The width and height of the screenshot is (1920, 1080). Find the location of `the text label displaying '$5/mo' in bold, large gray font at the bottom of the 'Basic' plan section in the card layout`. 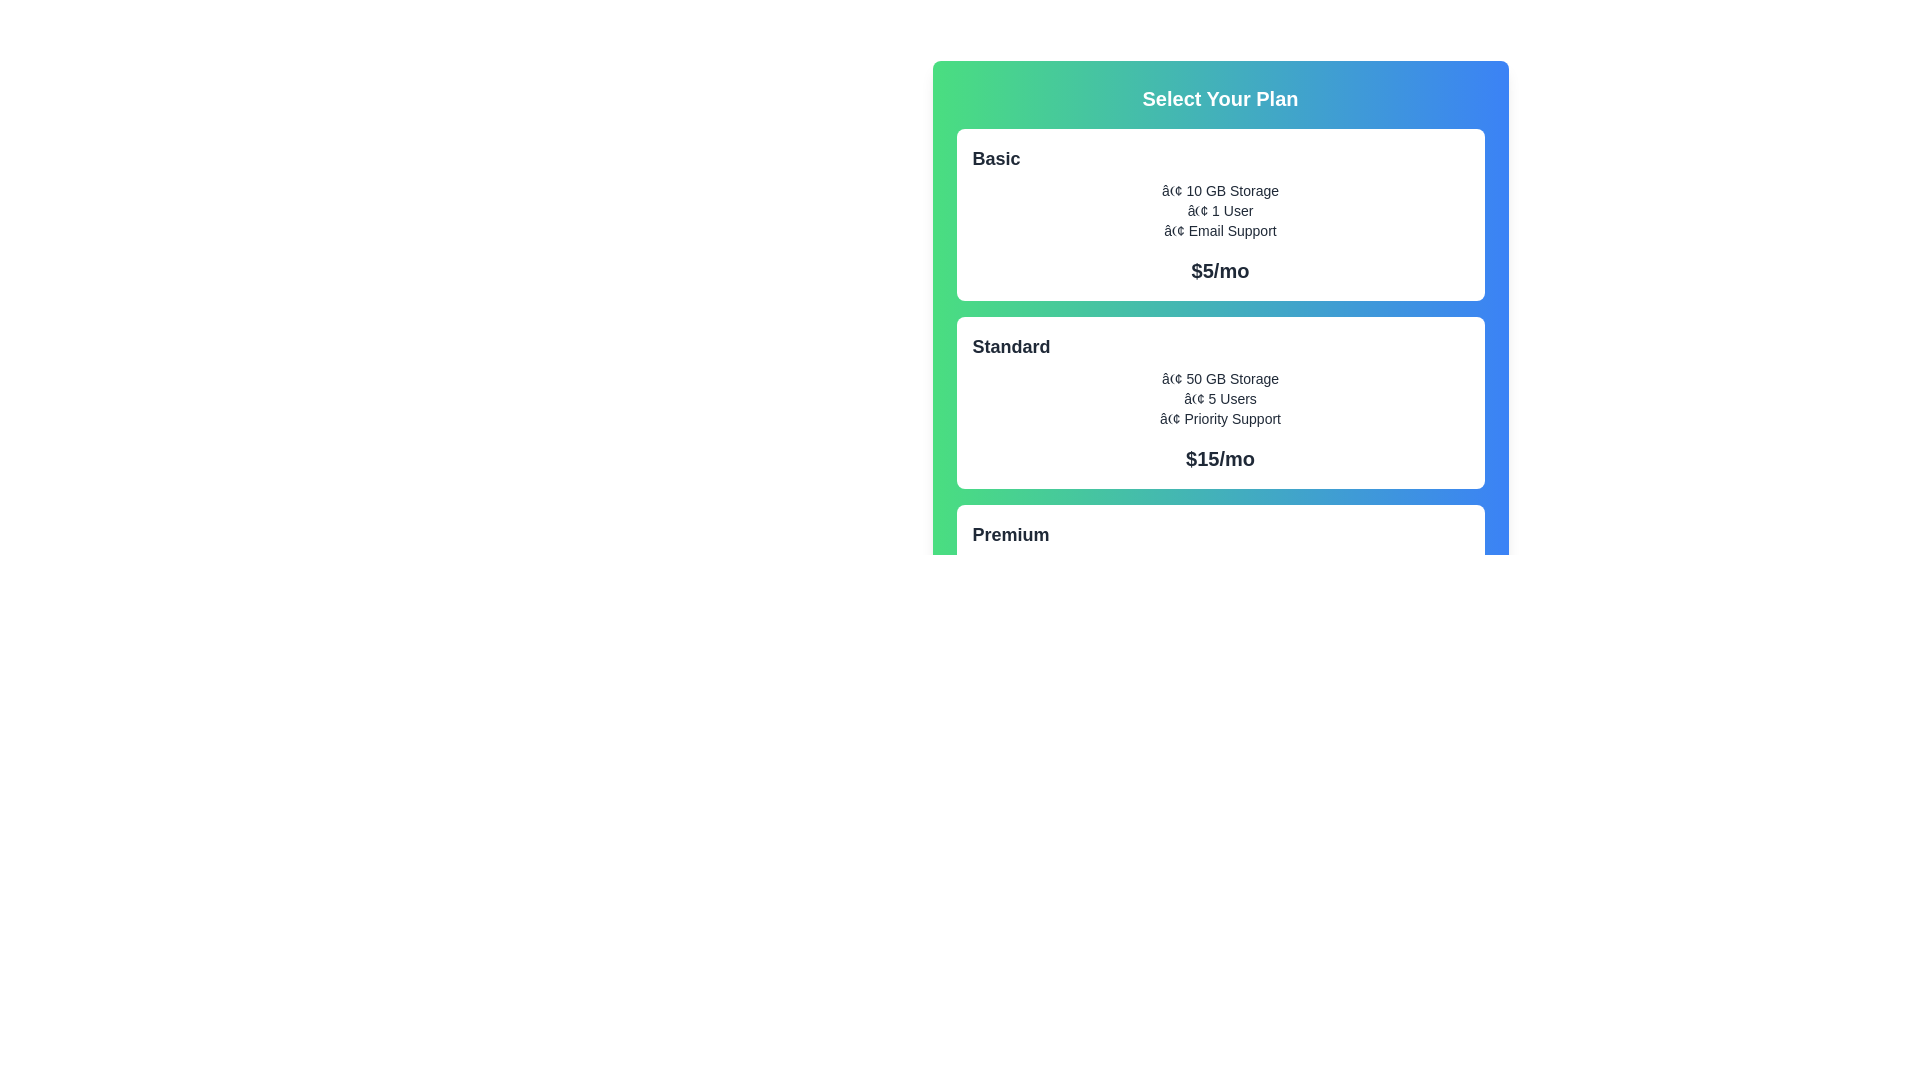

the text label displaying '$5/mo' in bold, large gray font at the bottom of the 'Basic' plan section in the card layout is located at coordinates (1219, 270).